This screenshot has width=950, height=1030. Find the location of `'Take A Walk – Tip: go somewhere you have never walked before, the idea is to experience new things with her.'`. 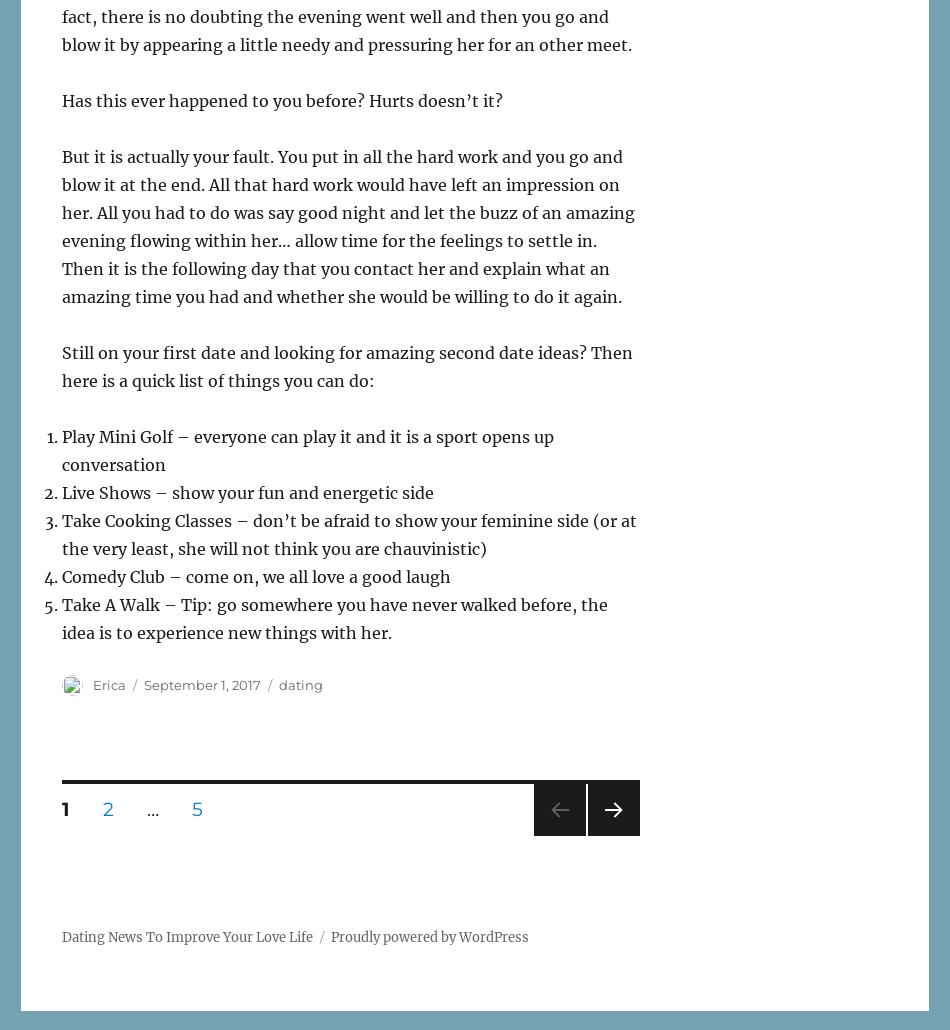

'Take A Walk – Tip: go somewhere you have never walked before, the idea is to experience new things with her.' is located at coordinates (333, 618).